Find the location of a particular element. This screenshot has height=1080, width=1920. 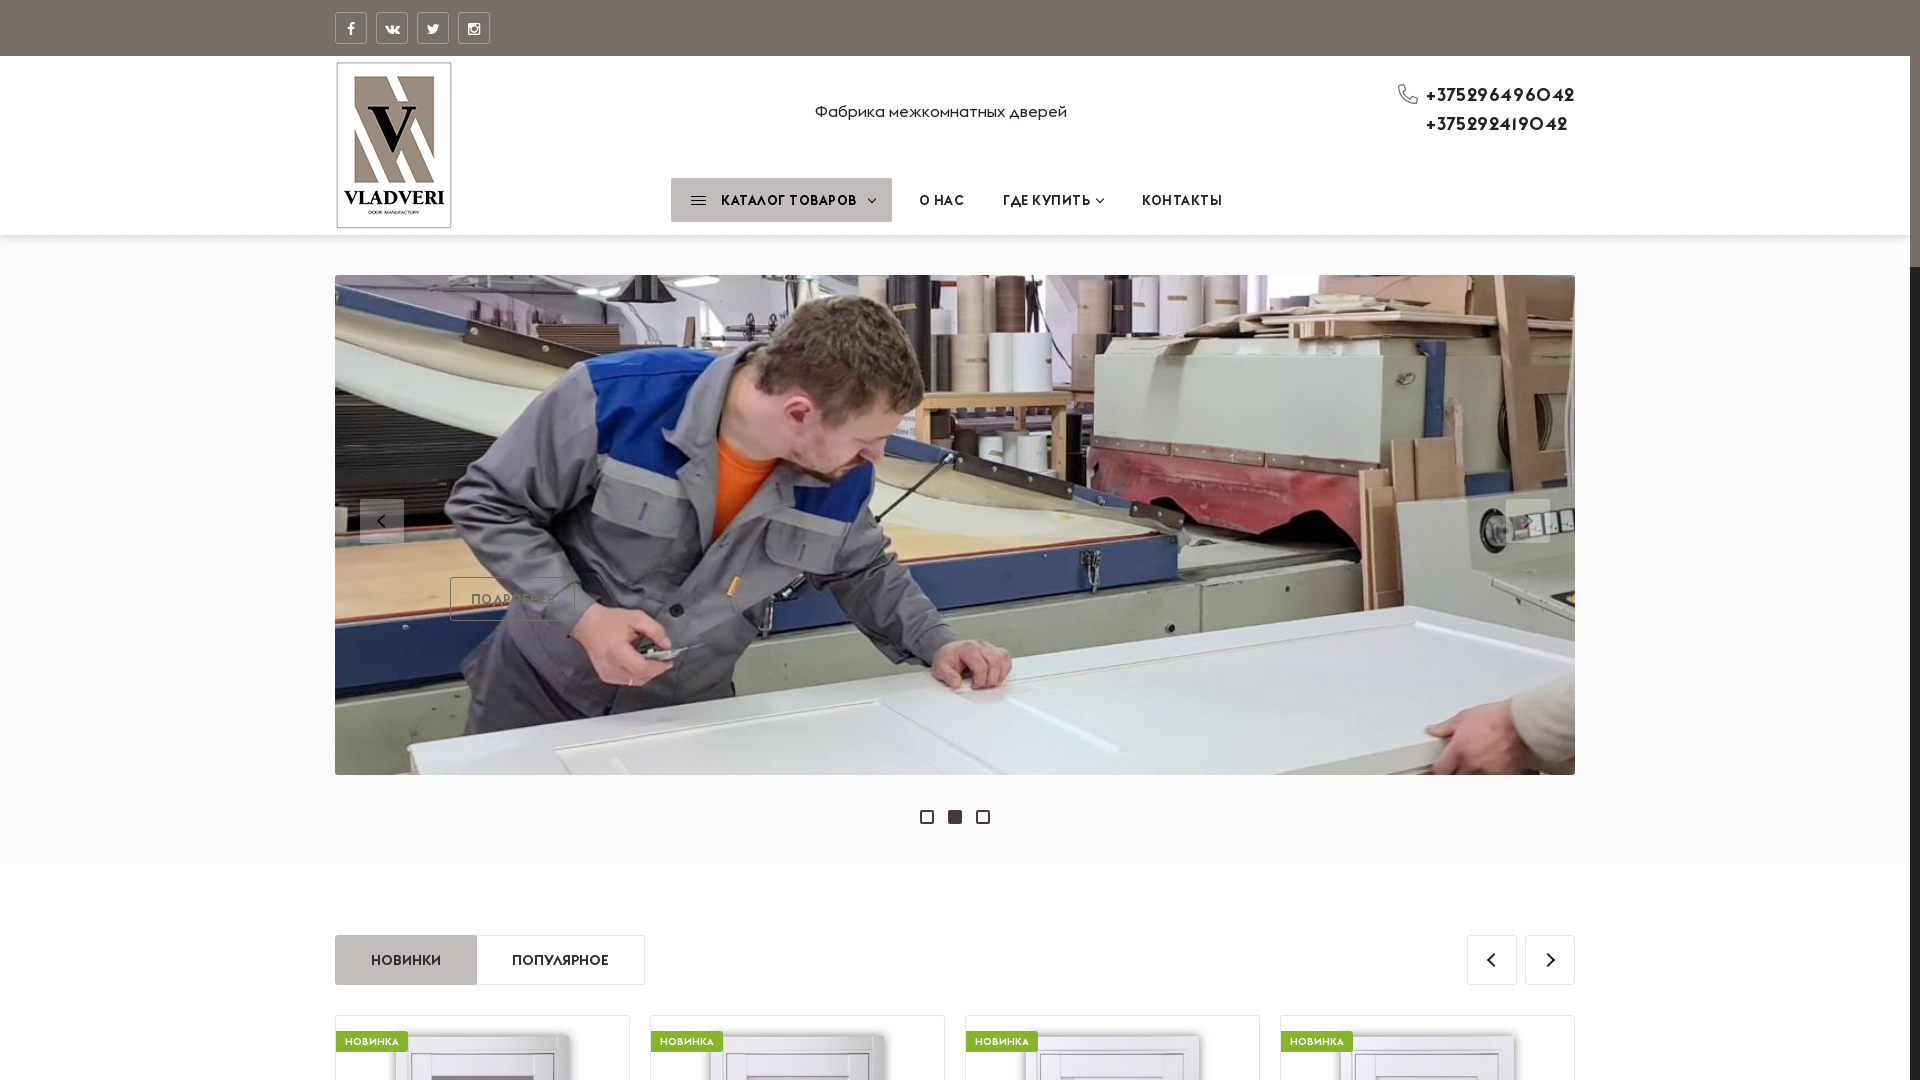

'+375292419042' is located at coordinates (1497, 123).